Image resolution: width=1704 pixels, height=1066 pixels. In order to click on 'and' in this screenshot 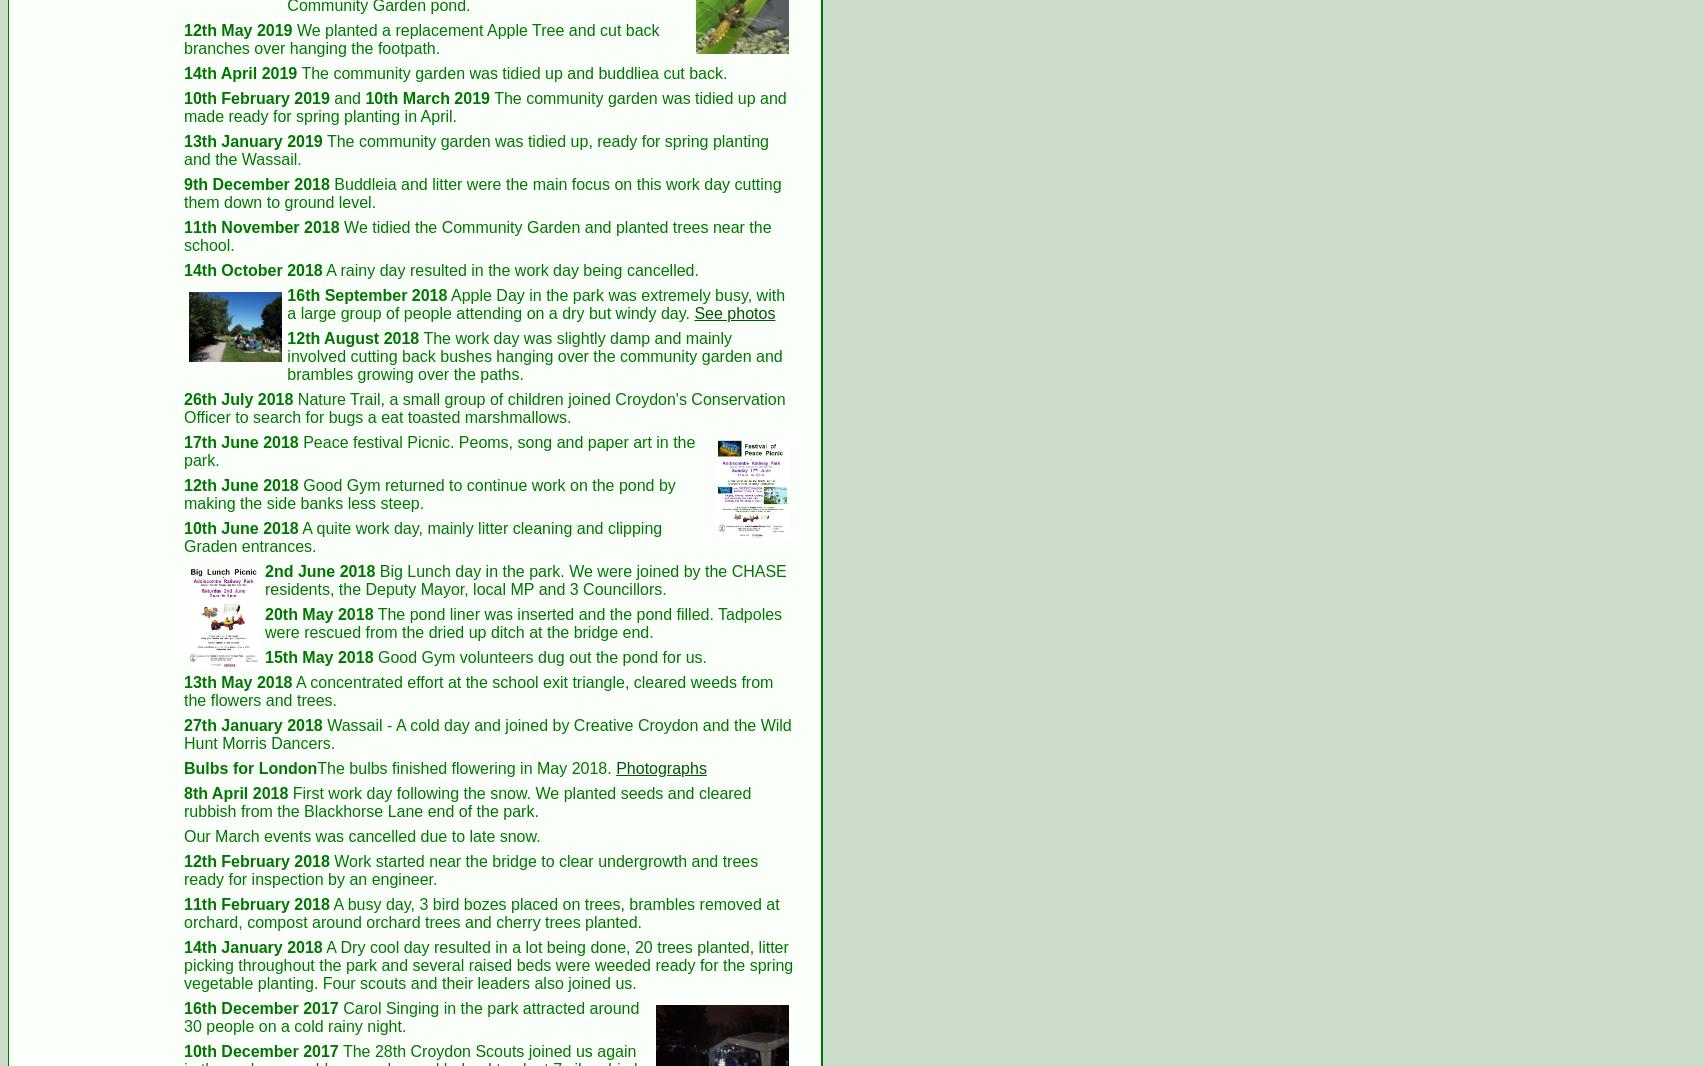, I will do `click(345, 96)`.